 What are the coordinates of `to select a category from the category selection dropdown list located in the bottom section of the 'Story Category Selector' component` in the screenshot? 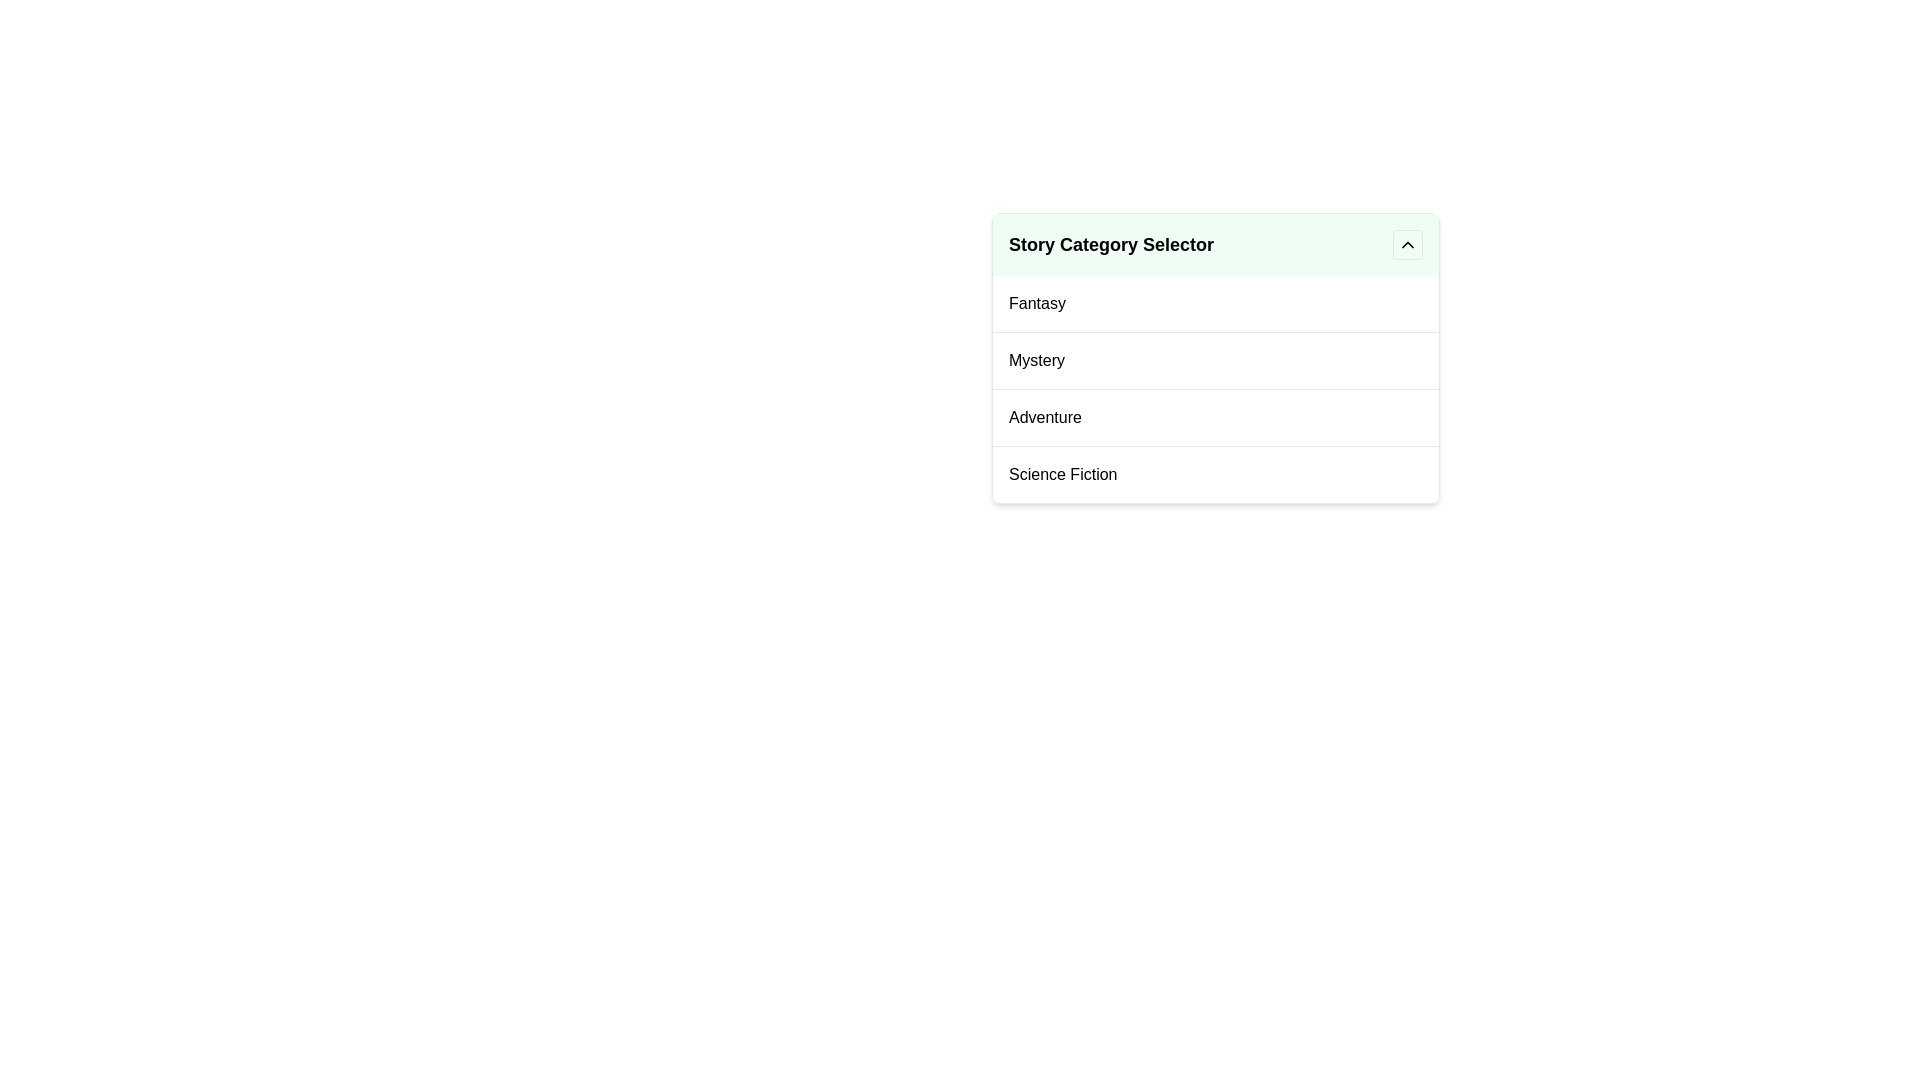 It's located at (1214, 389).